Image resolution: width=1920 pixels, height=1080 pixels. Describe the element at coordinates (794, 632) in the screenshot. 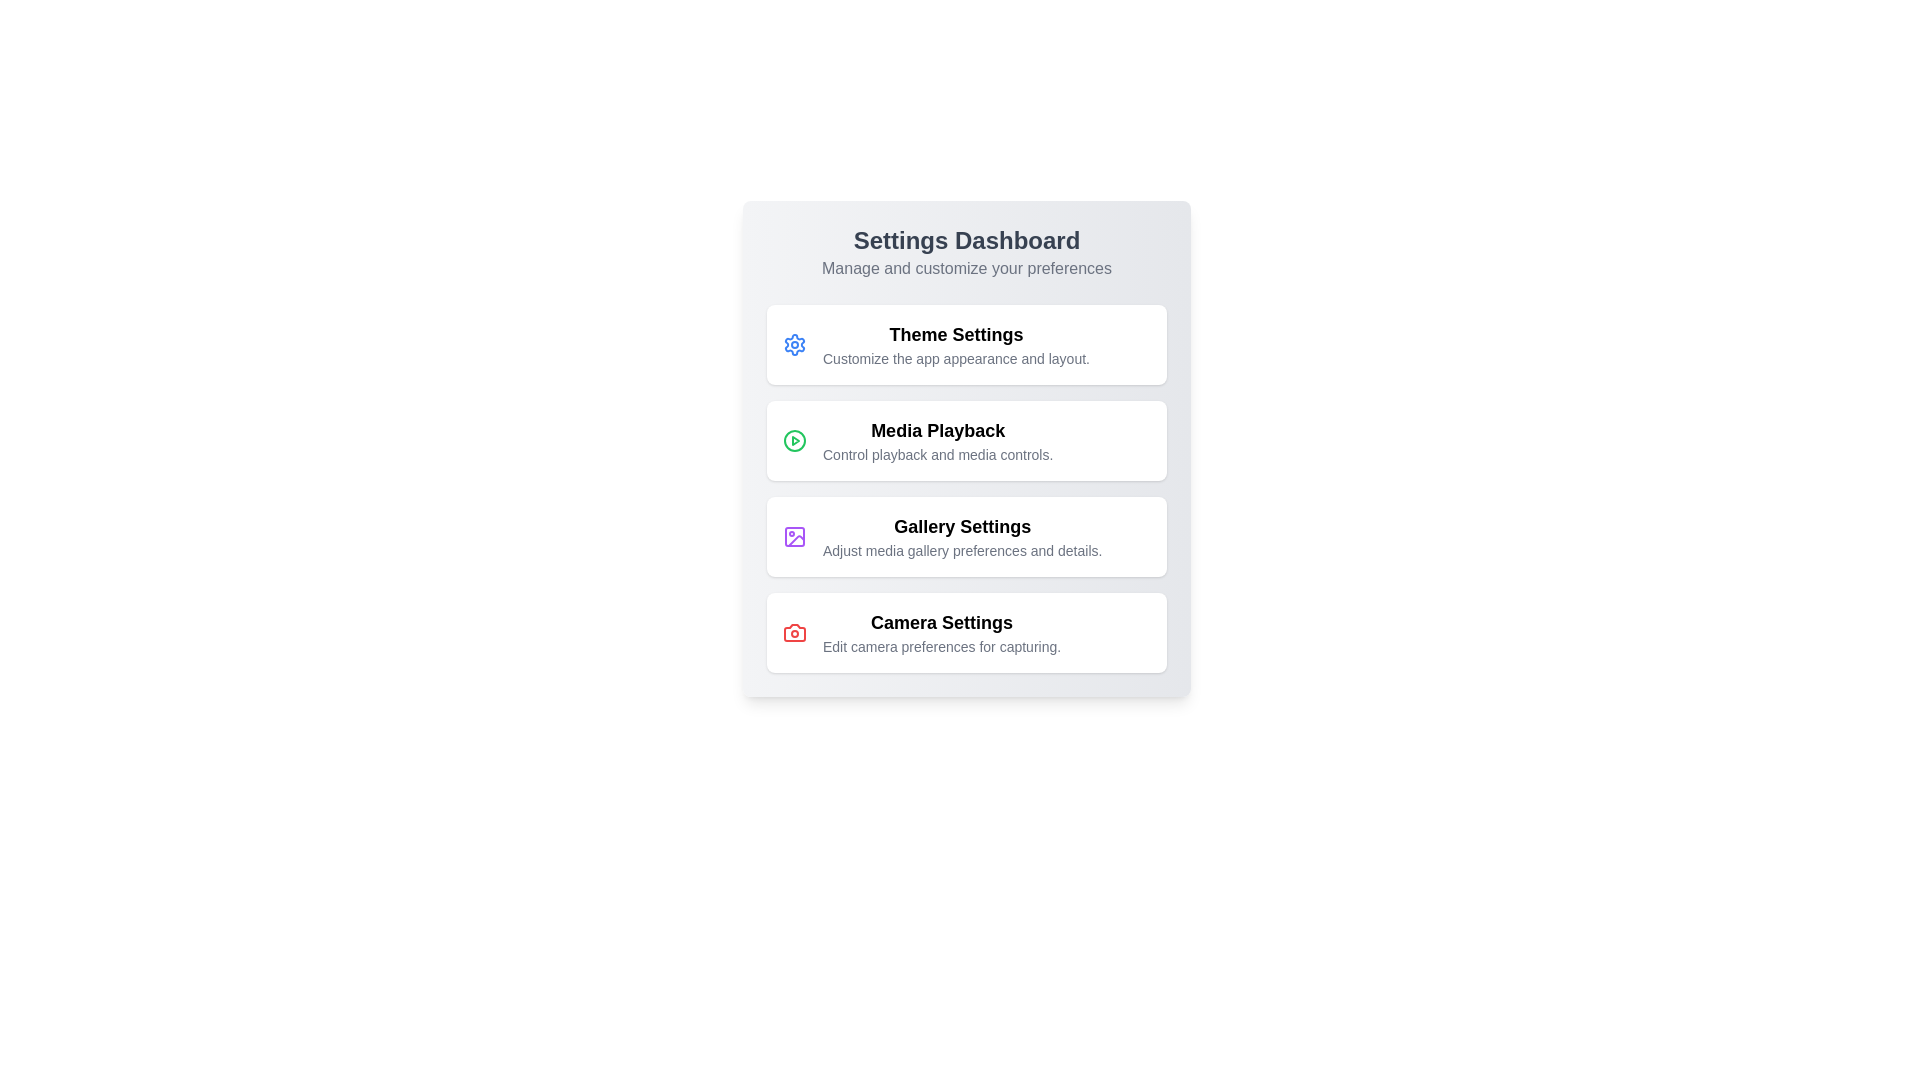

I see `the 'Camera Settings' icon, which is the leftmost part of the 'Camera Settings' section within the rounded rectangular block at the bottom of the settings dashboard` at that location.